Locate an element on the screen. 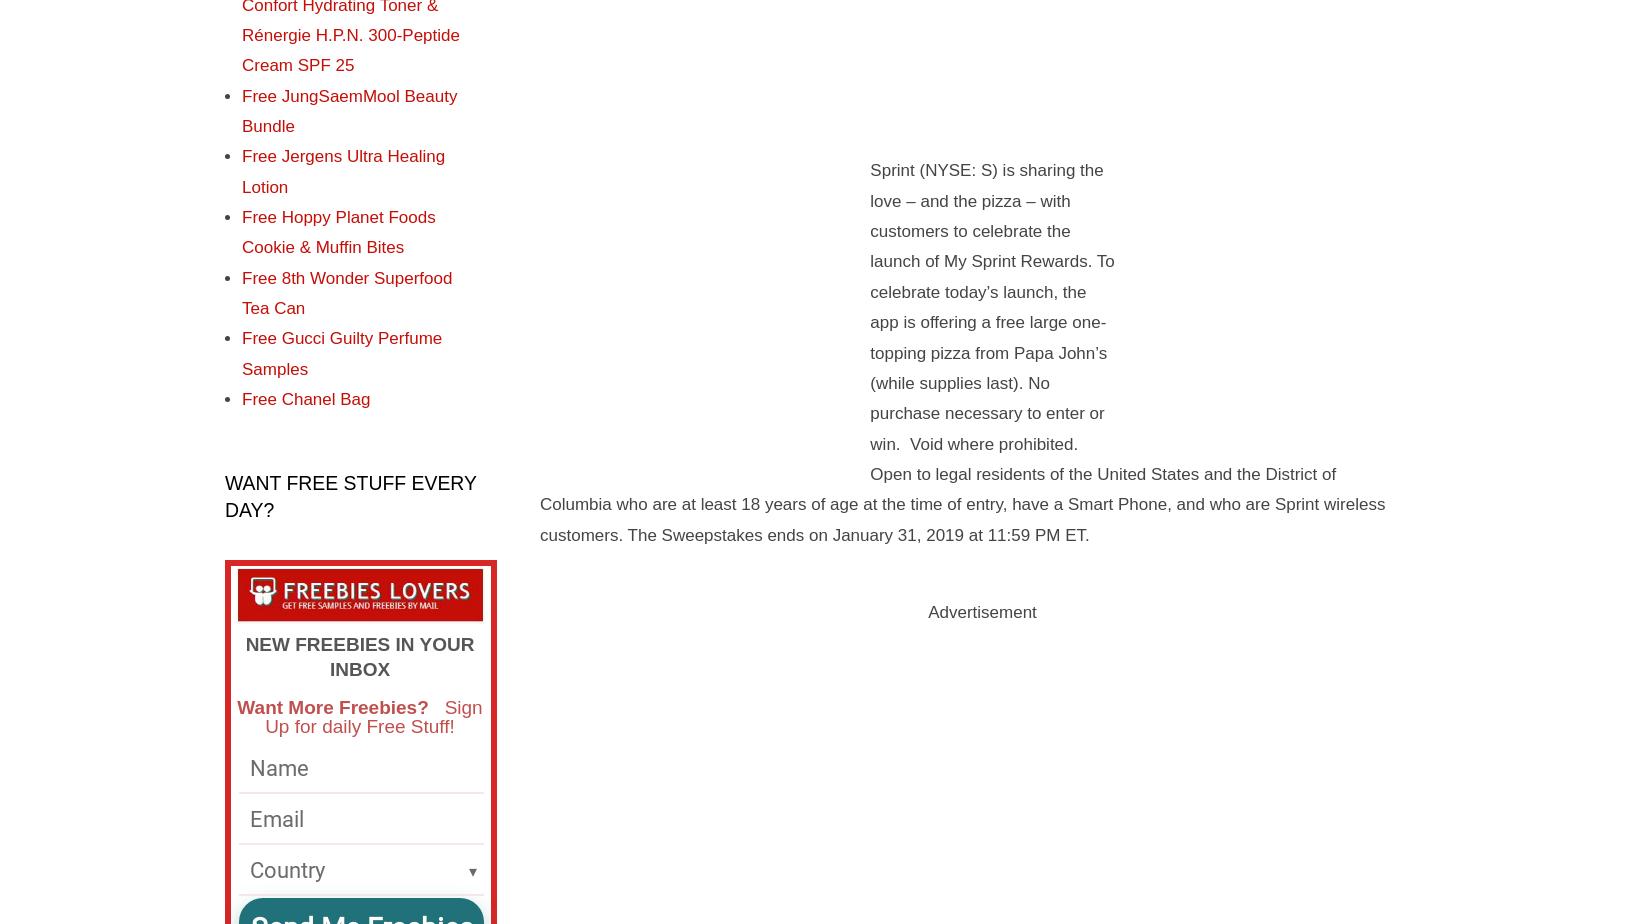  '.' is located at coordinates (1086, 534).